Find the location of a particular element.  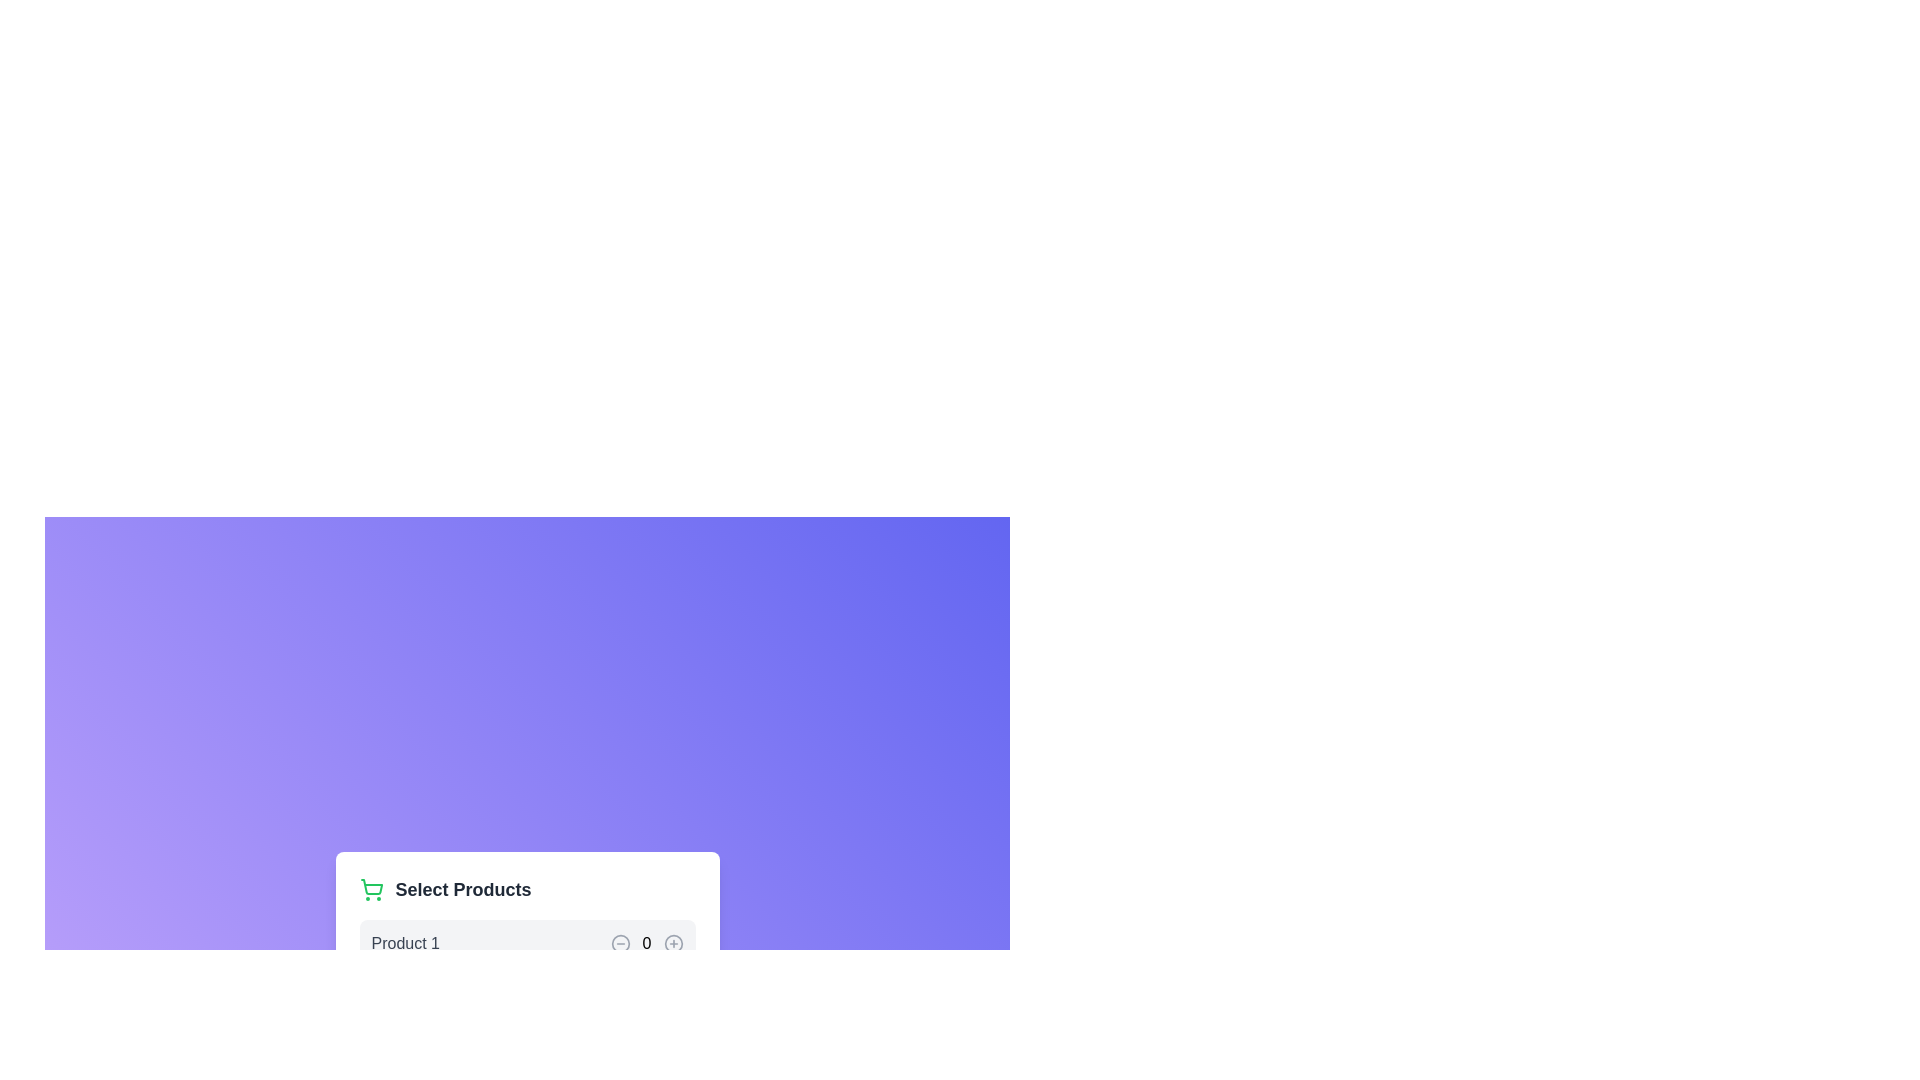

the graphical composition of the inner circular stroke within the 'Add Item' button icon, which is centrally located within the circular plus symbol is located at coordinates (673, 944).